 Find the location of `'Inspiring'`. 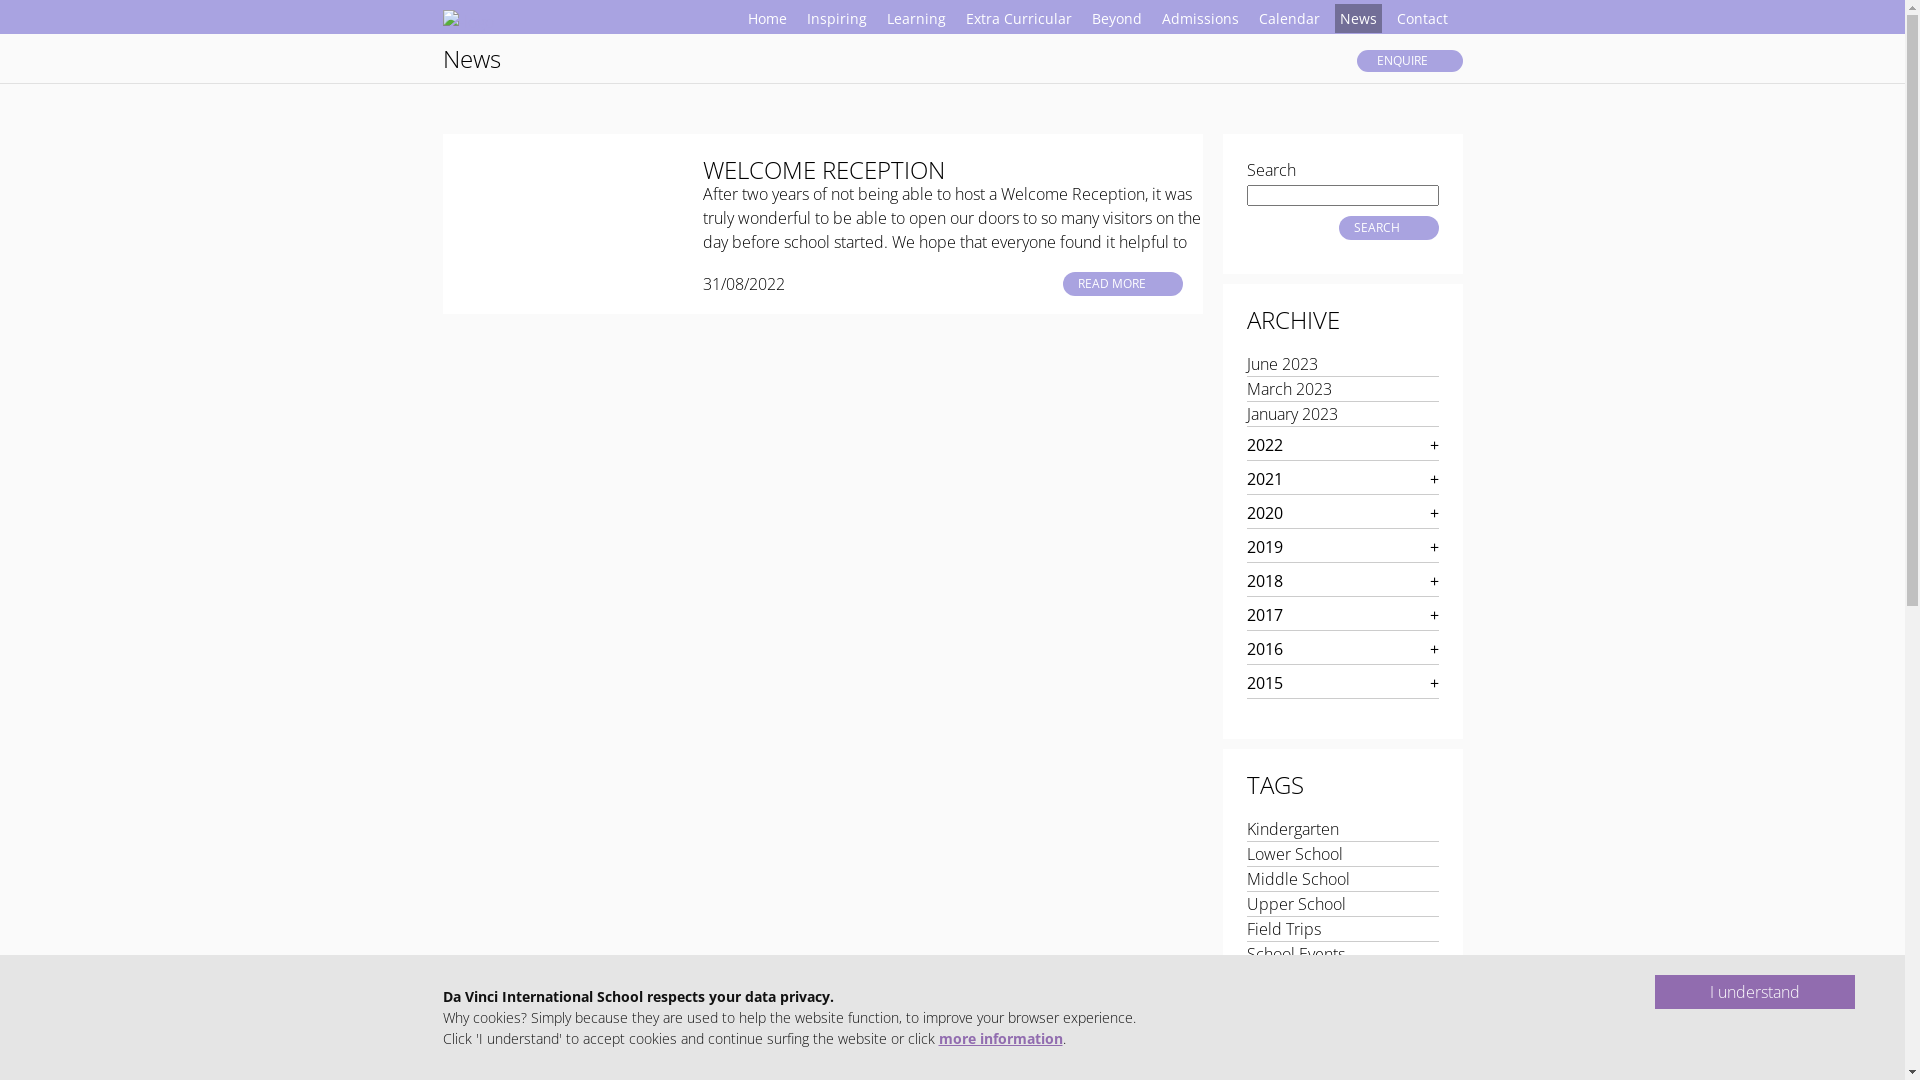

'Inspiring' is located at coordinates (836, 18).